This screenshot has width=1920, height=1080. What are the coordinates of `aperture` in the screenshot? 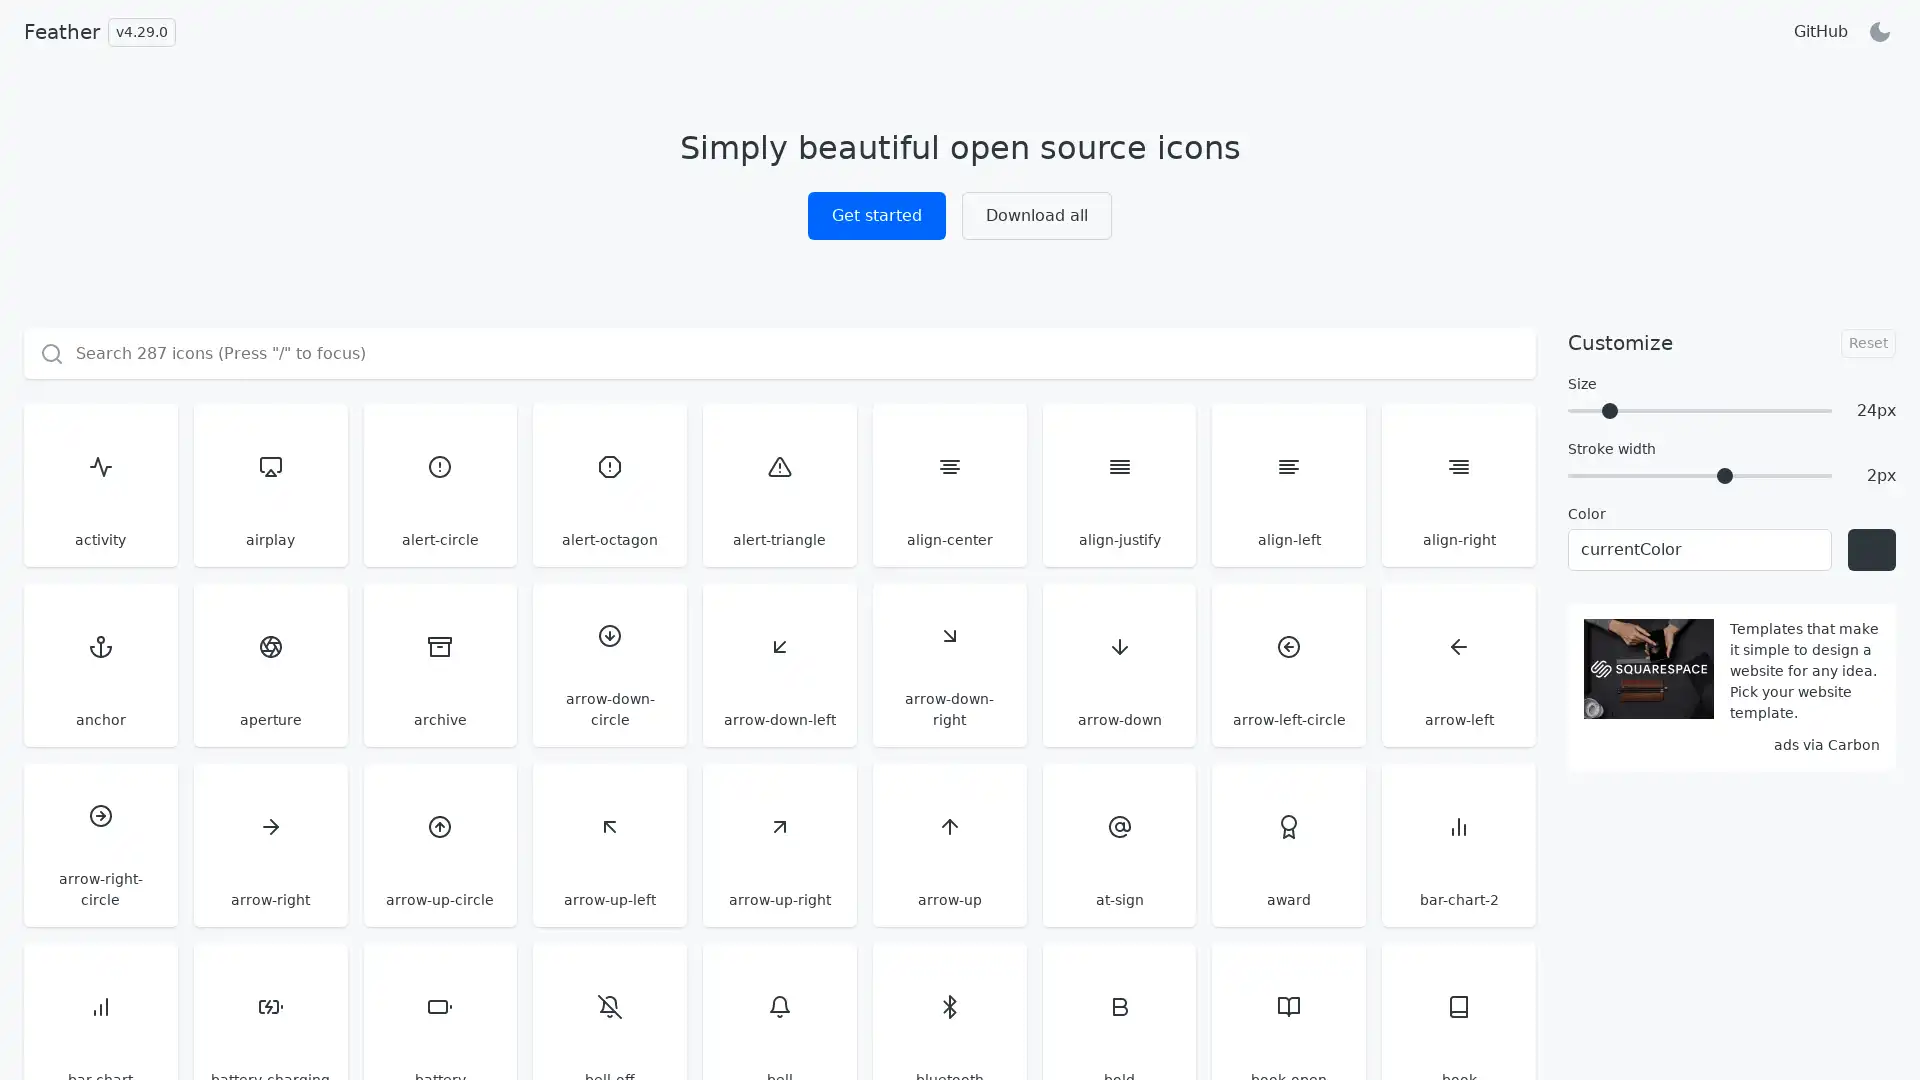 It's located at (268, 664).